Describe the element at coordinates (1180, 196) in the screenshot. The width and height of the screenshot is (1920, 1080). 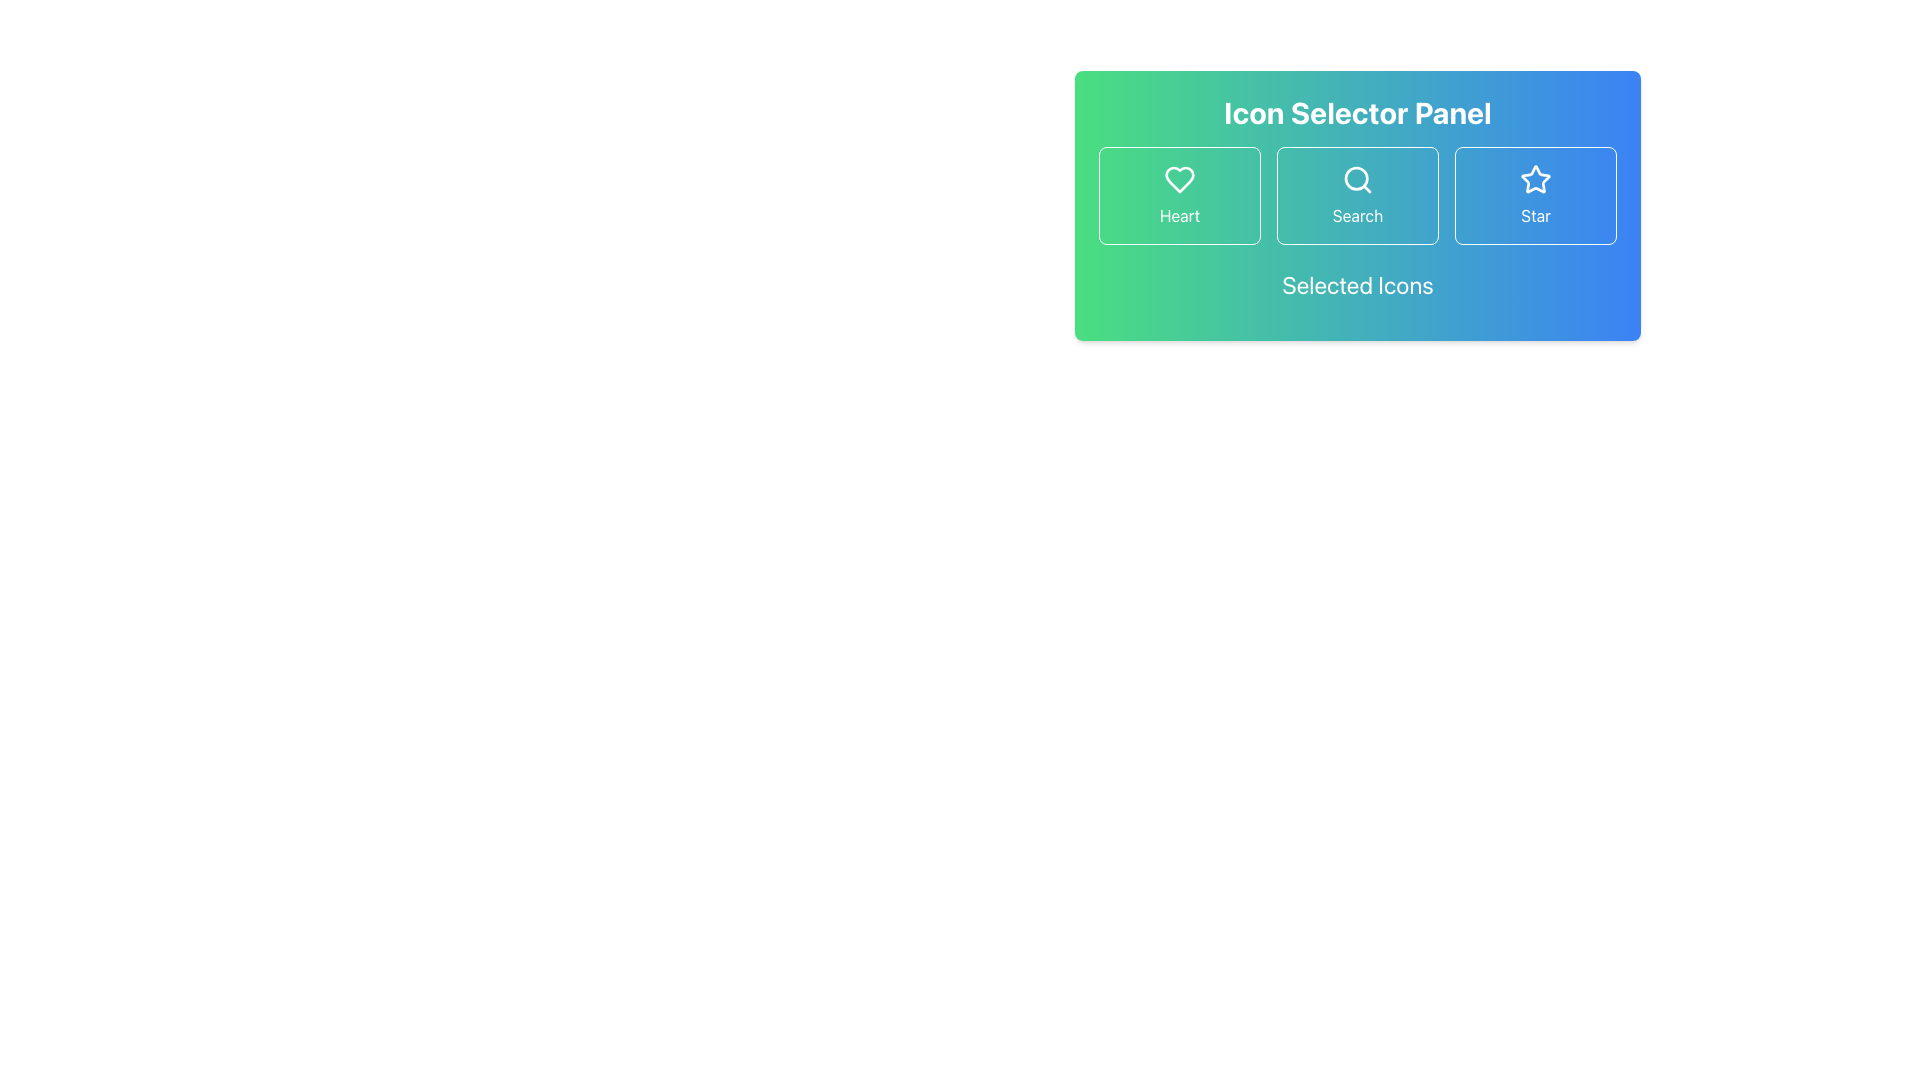
I see `the heart button, which is the first button in the horizontal grid layout` at that location.